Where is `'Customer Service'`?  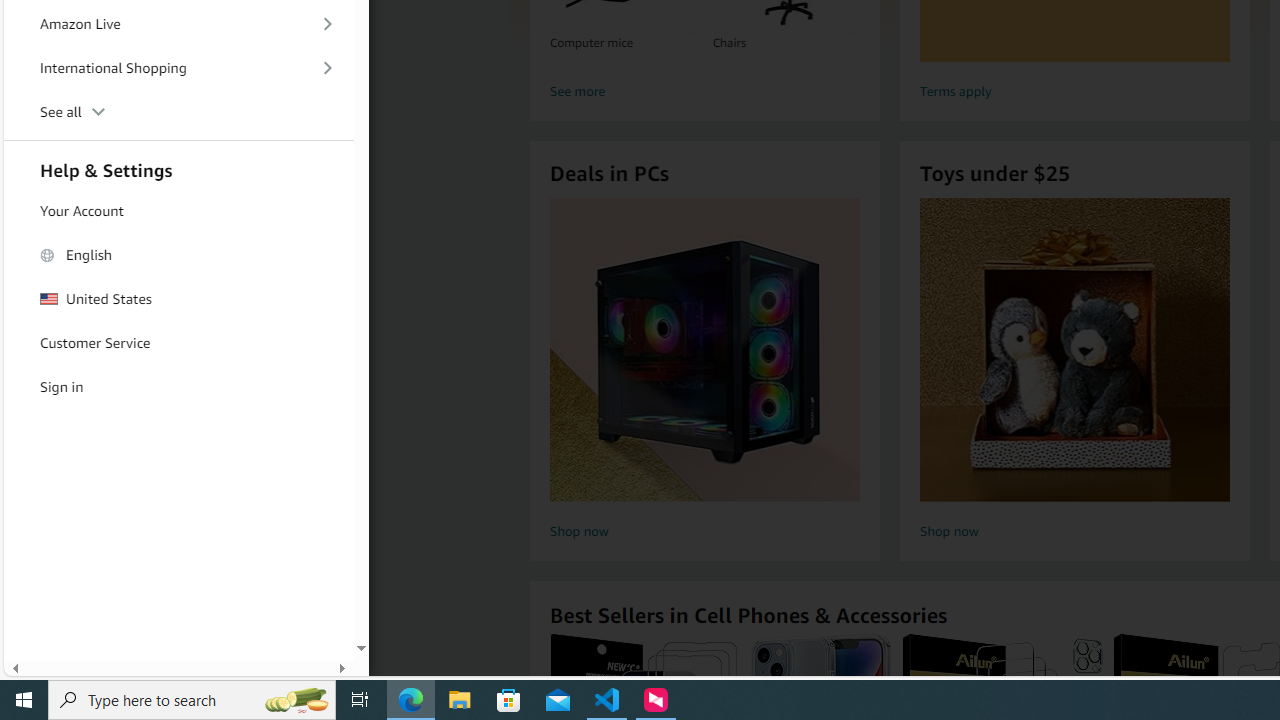 'Customer Service' is located at coordinates (179, 342).